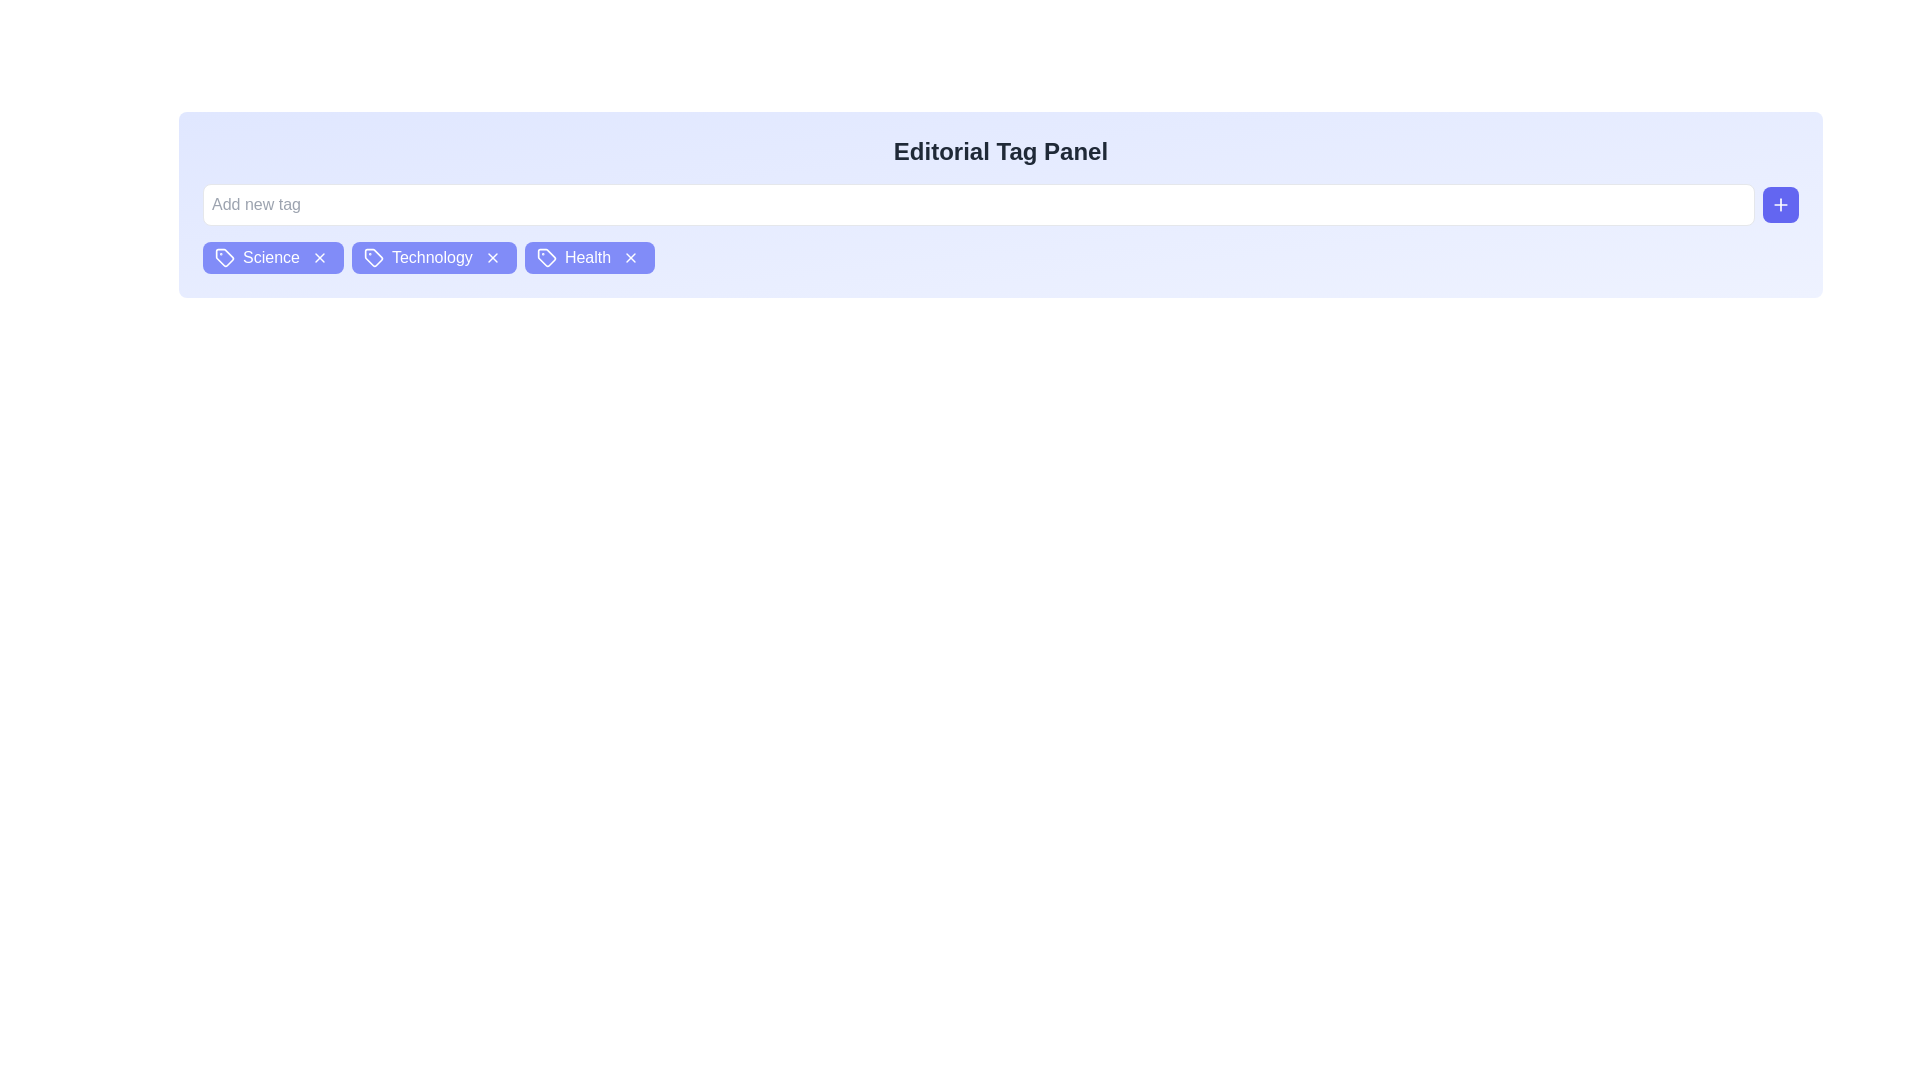 The image size is (1920, 1080). What do you see at coordinates (587, 257) in the screenshot?
I see `the third tag` at bounding box center [587, 257].